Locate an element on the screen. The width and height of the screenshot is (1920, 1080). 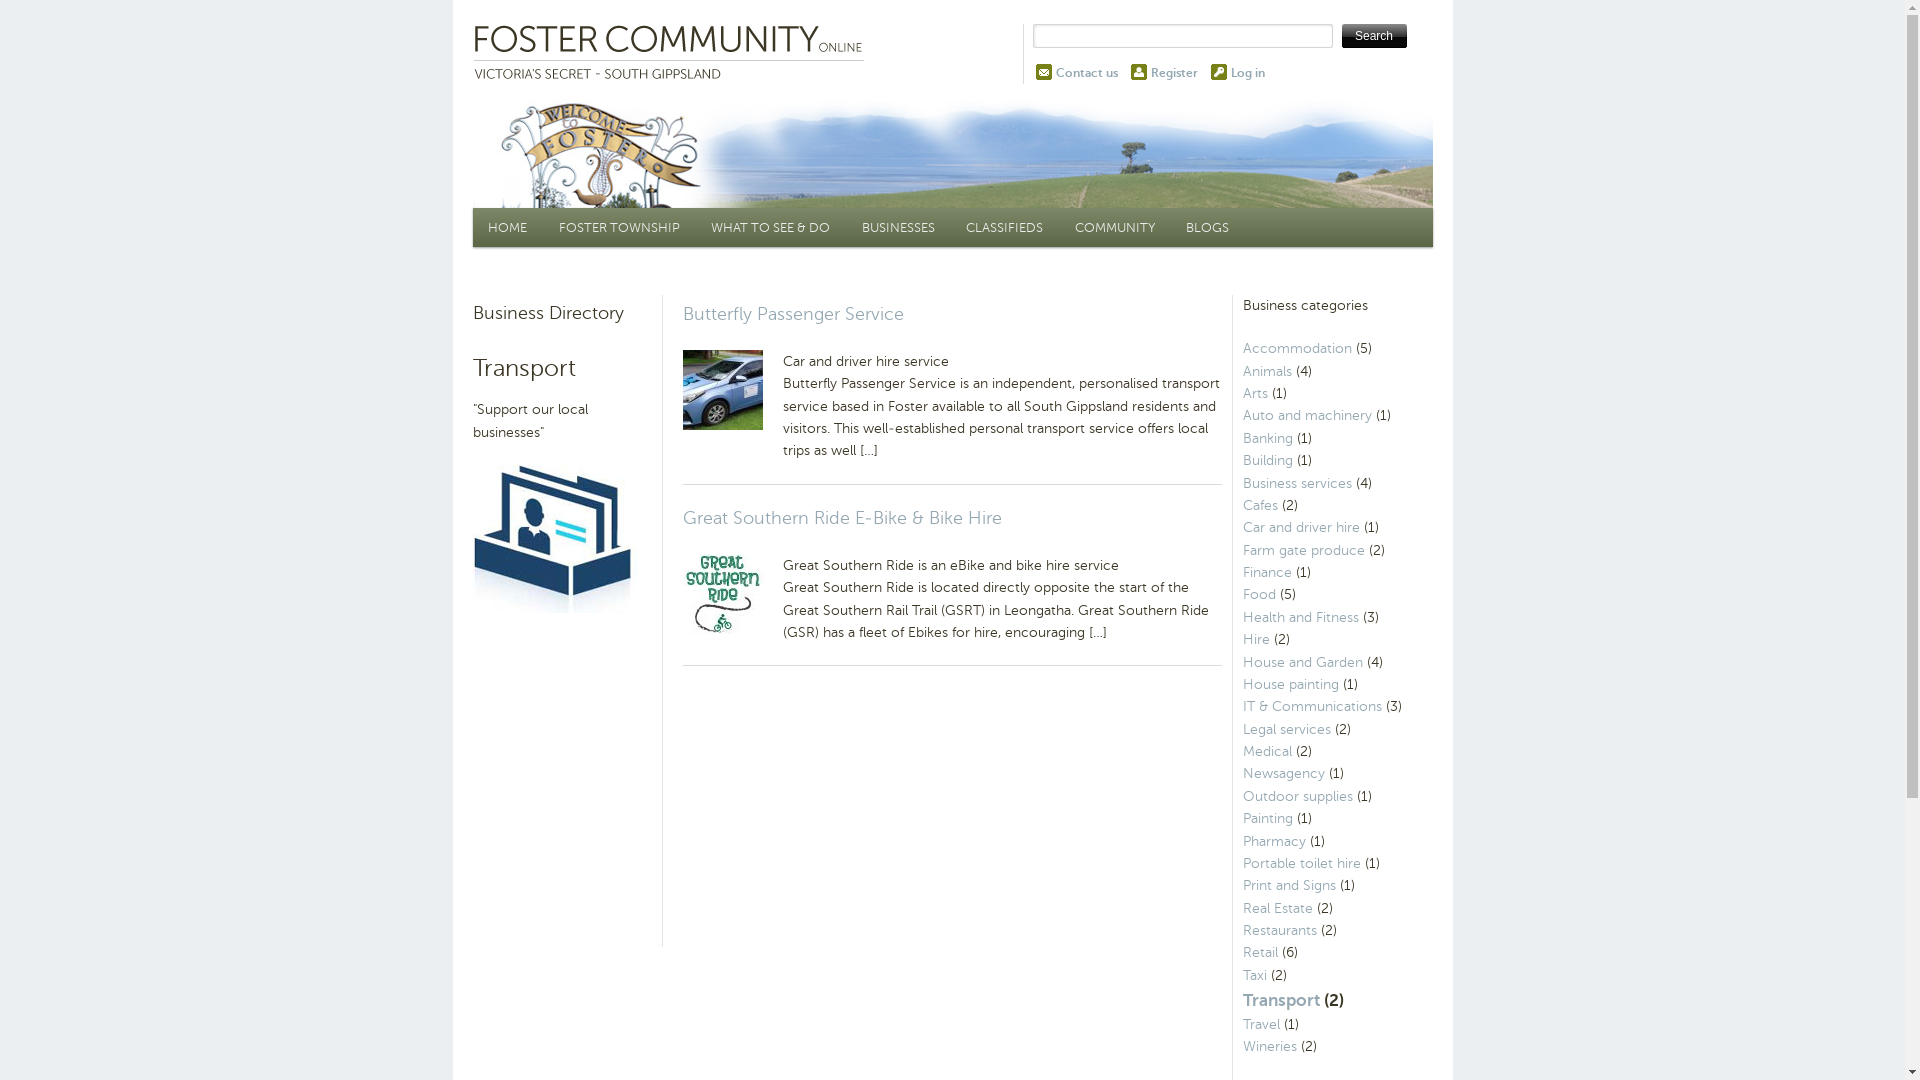
'Log in' is located at coordinates (1228, 72).